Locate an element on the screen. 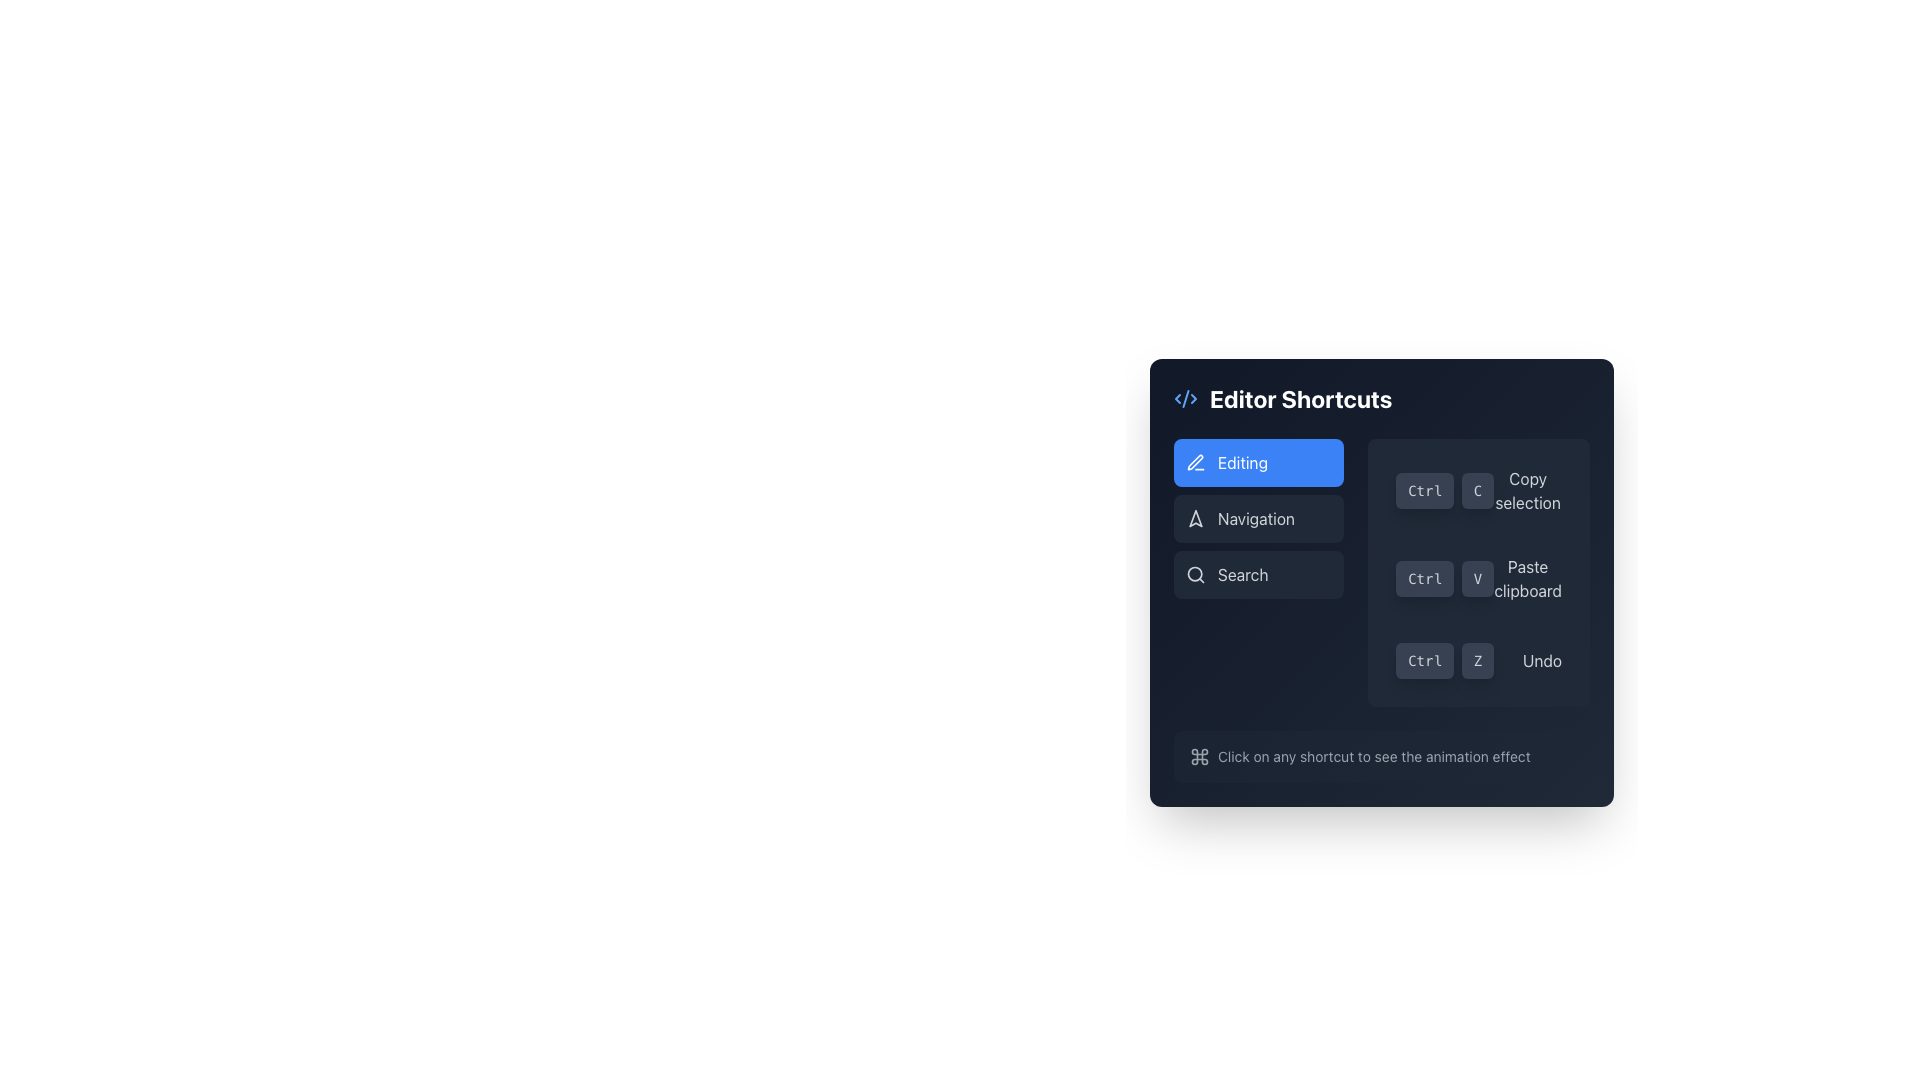  the text header displaying 'Editor Shortcuts', which is bold and white, located at the top of the panel is located at coordinates (1301, 398).